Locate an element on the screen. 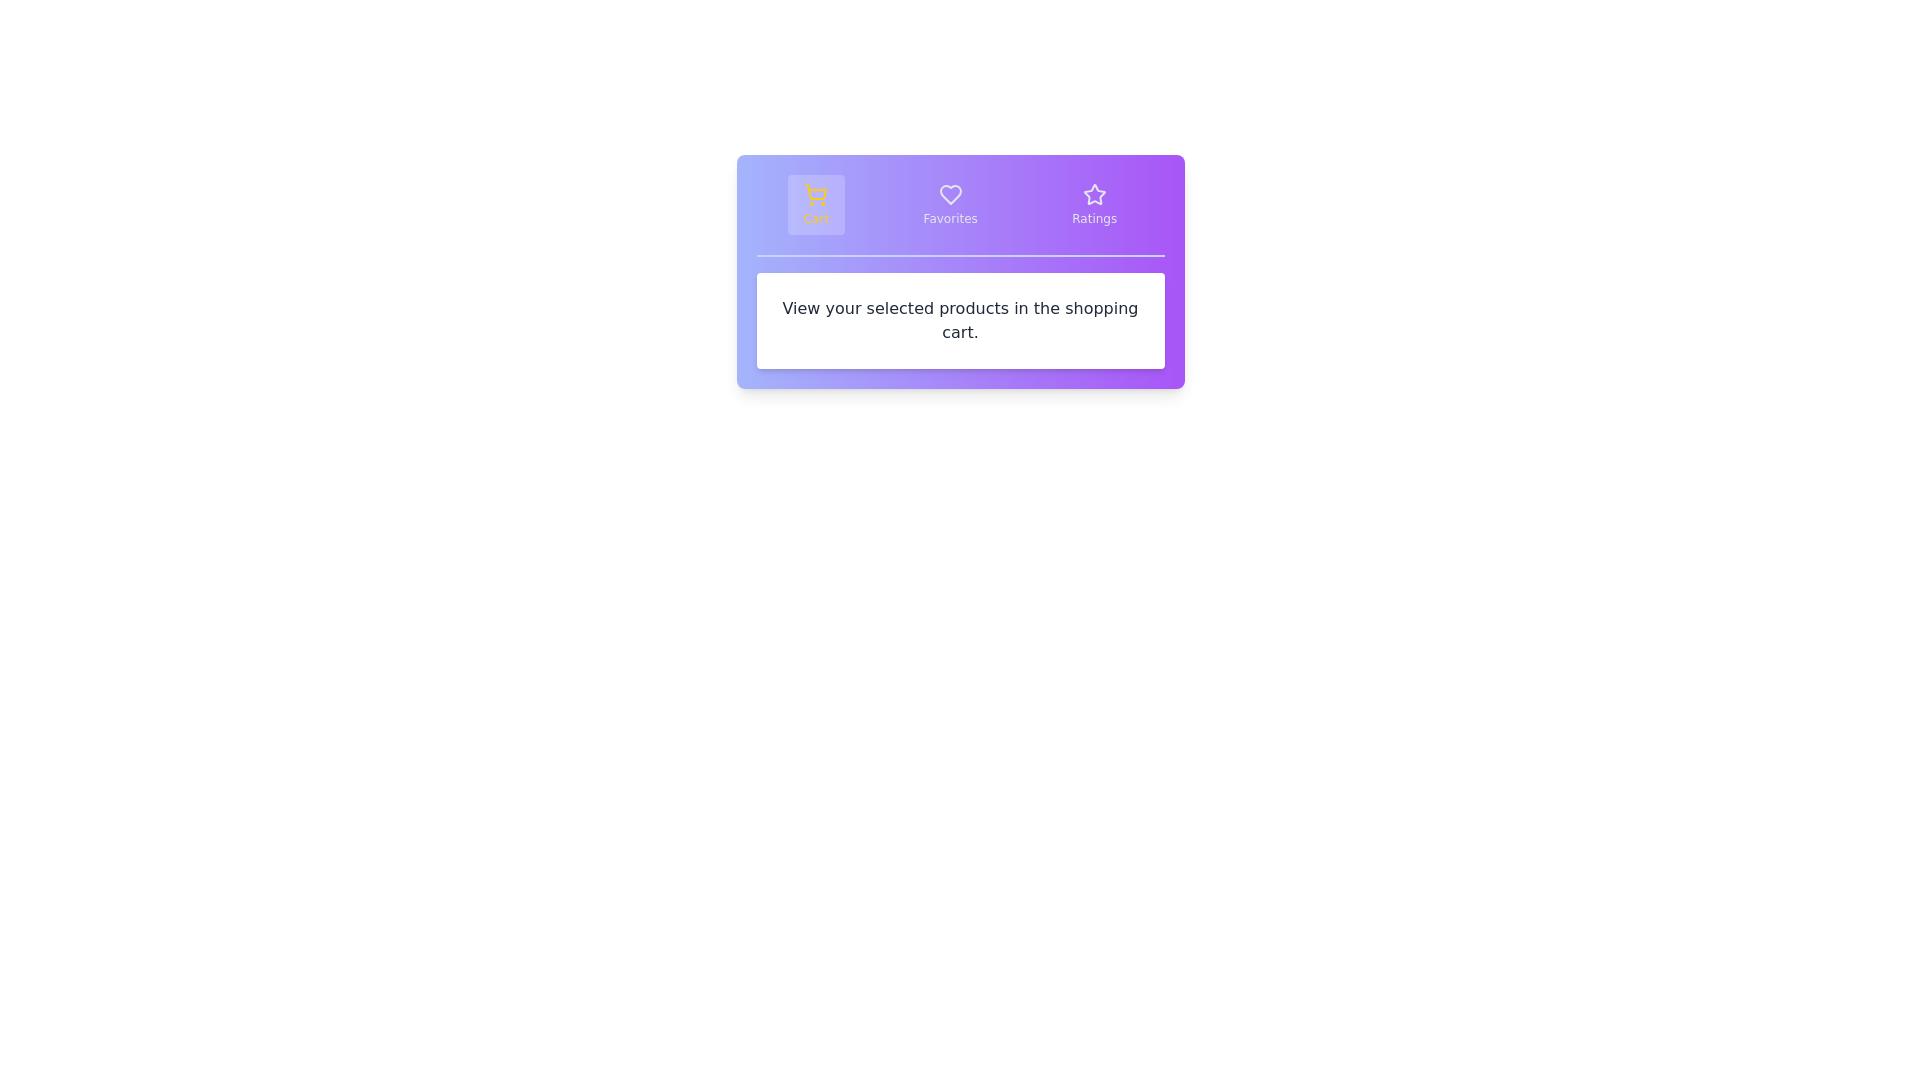 The image size is (1920, 1080). the Favorites icon in the top menu to access associated menu options is located at coordinates (949, 195).